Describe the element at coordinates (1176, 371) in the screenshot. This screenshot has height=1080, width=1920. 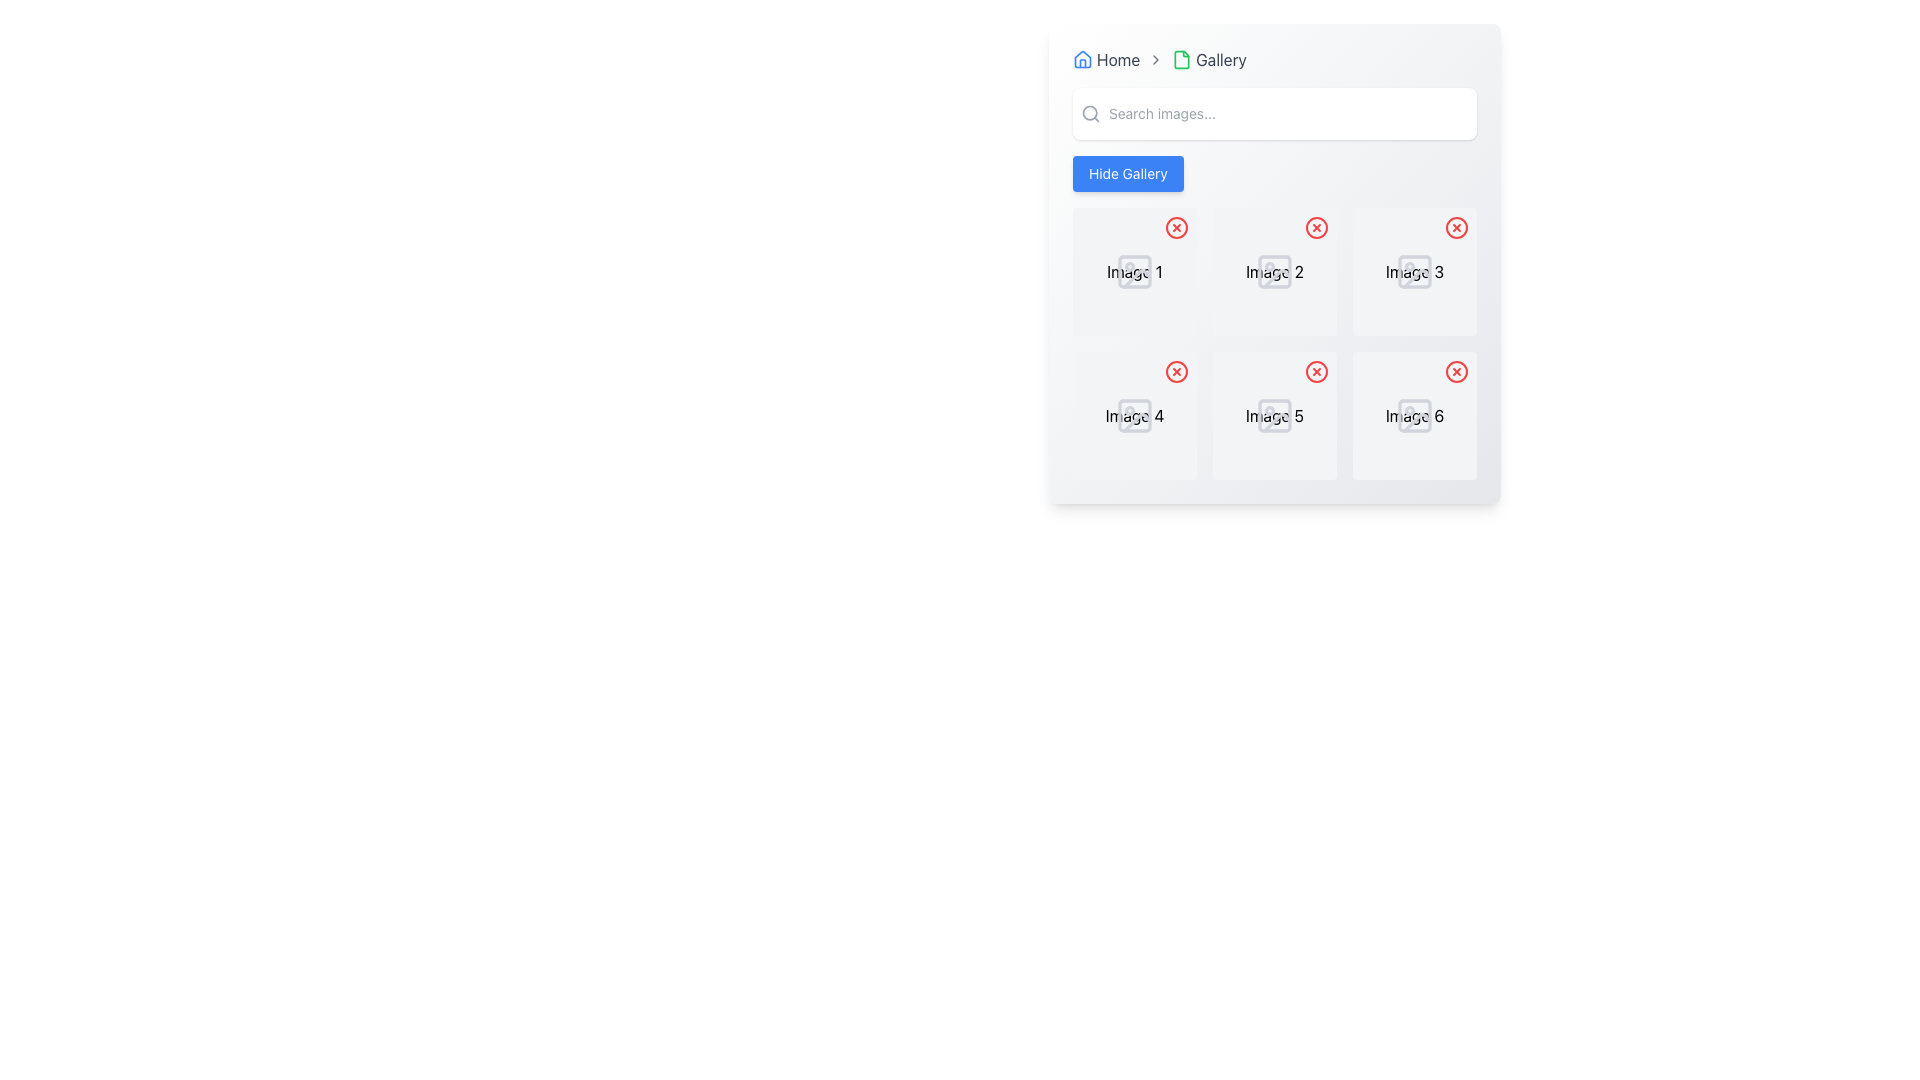
I see `the circular delete button with an icon located in the top-right corner of the fourth image in the 2x3 grid to observe any hover effects` at that location.